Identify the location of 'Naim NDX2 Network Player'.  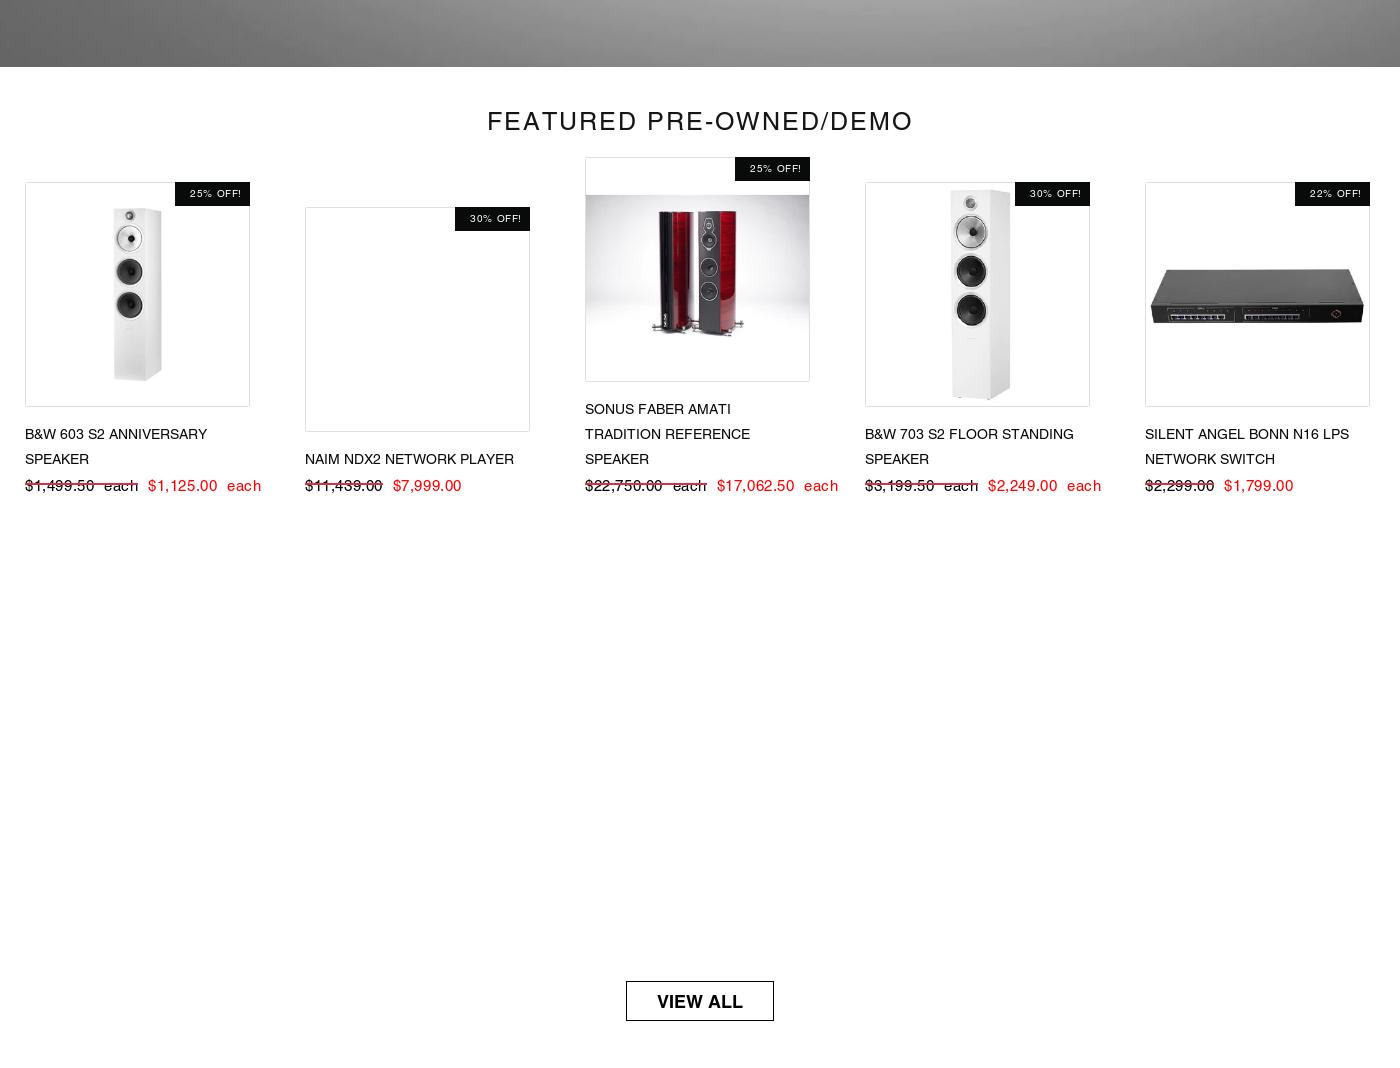
(409, 457).